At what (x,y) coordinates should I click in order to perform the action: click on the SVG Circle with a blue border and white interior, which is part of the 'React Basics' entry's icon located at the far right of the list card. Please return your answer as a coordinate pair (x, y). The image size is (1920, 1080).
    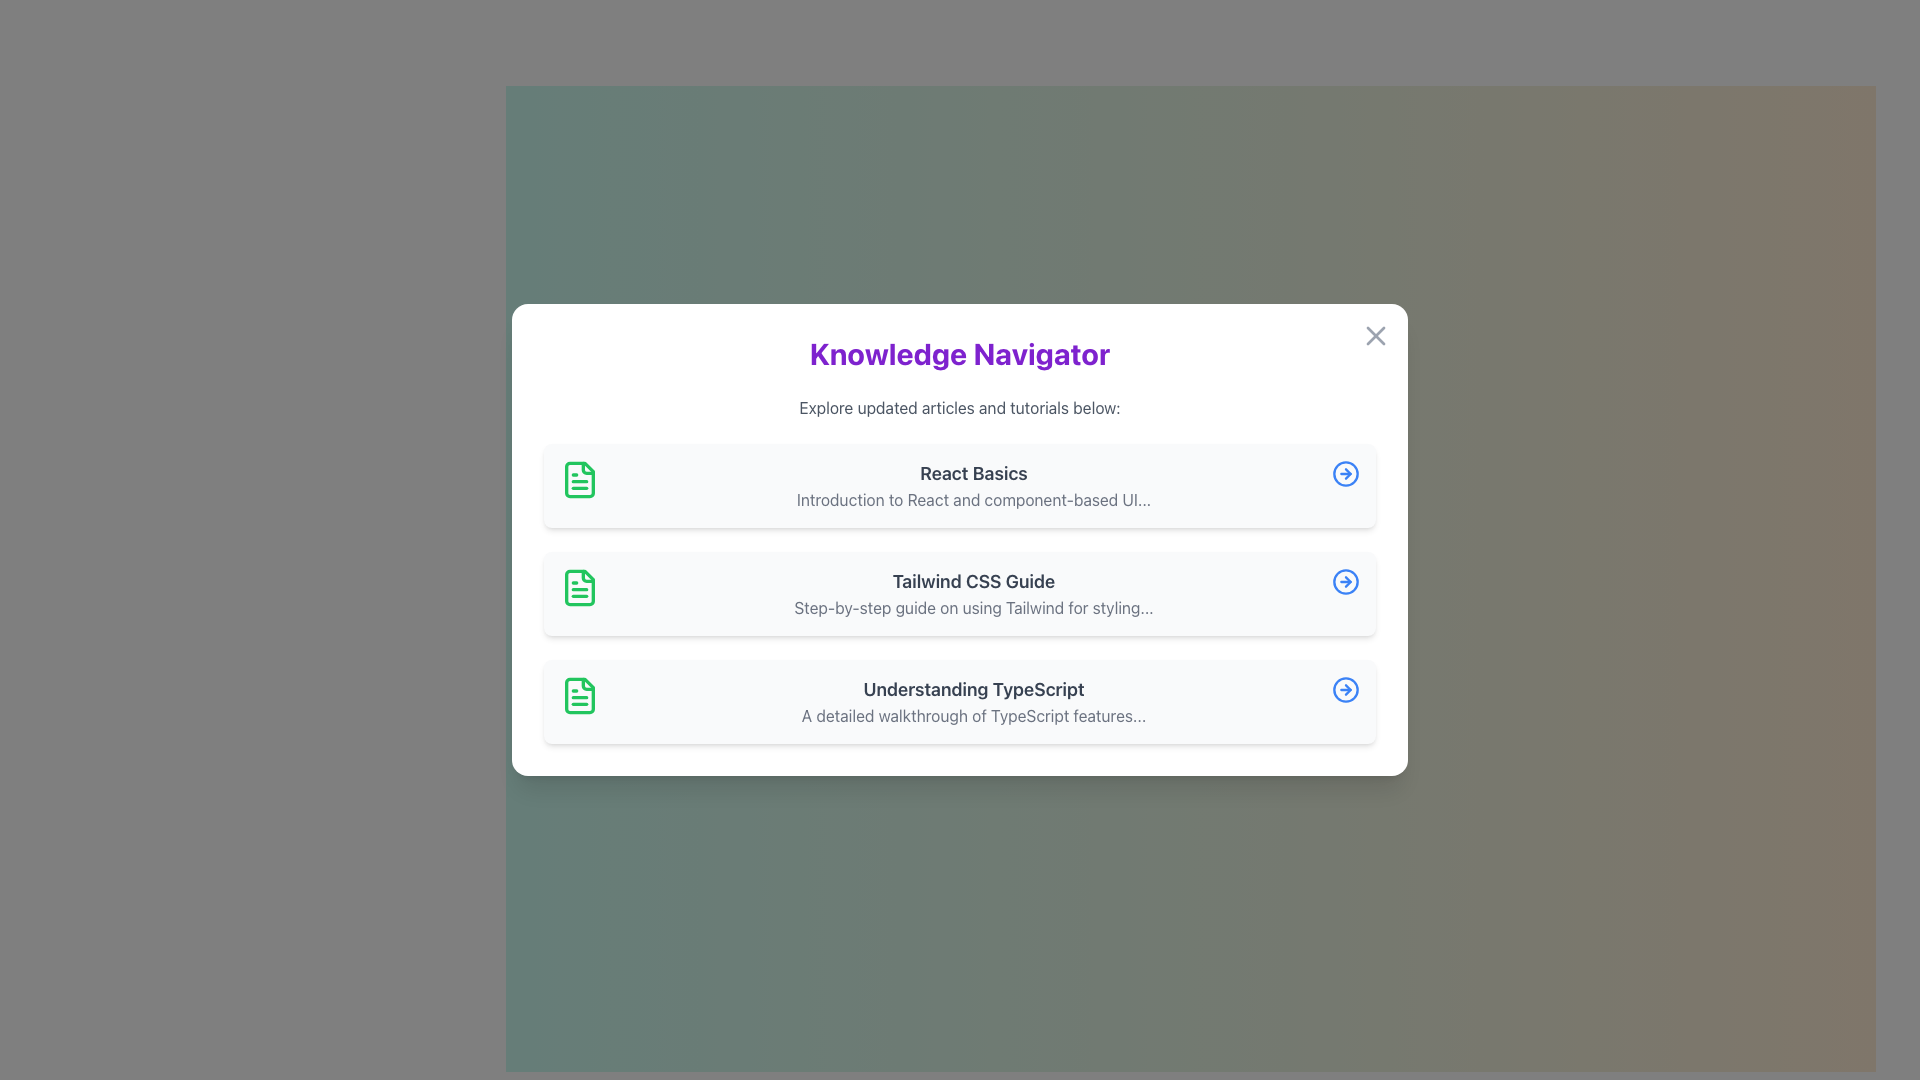
    Looking at the image, I should click on (1345, 474).